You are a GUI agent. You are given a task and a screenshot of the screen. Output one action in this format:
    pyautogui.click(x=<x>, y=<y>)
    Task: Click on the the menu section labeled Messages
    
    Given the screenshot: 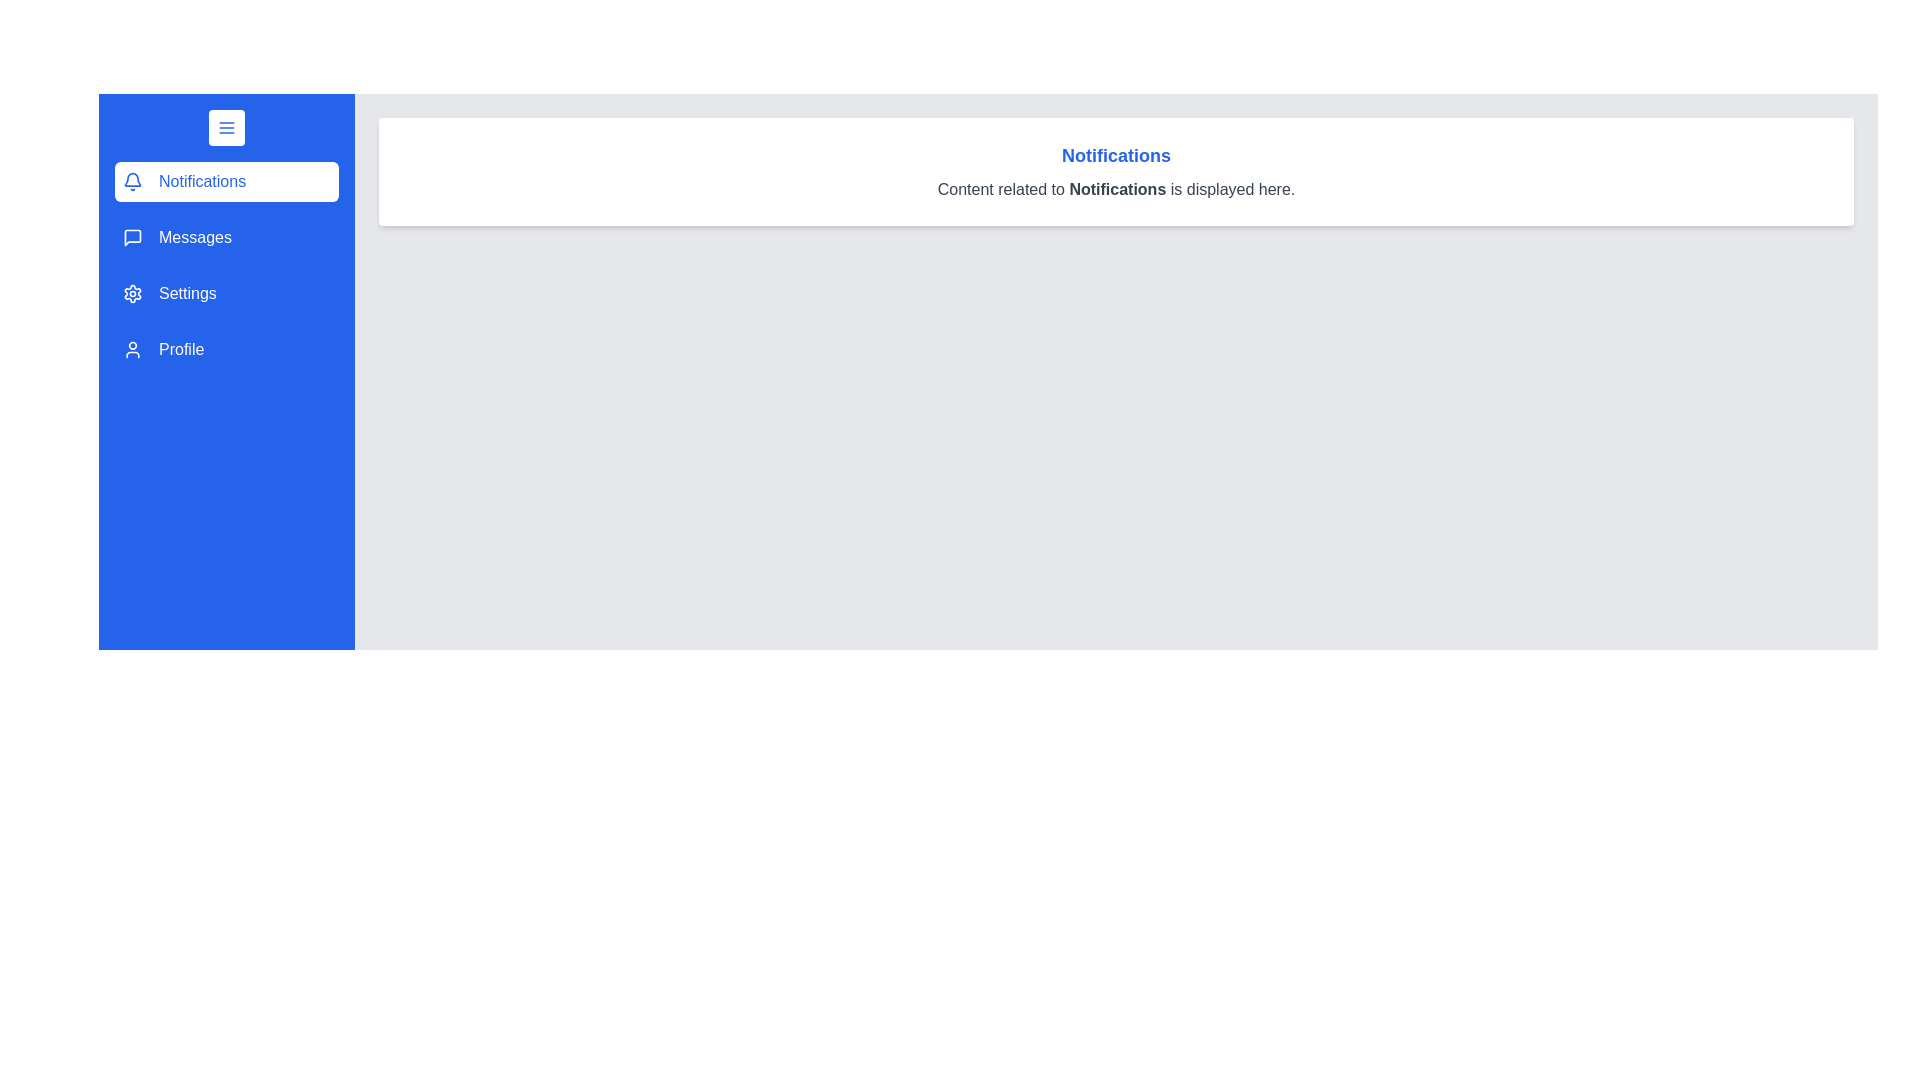 What is the action you would take?
    pyautogui.click(x=226, y=237)
    